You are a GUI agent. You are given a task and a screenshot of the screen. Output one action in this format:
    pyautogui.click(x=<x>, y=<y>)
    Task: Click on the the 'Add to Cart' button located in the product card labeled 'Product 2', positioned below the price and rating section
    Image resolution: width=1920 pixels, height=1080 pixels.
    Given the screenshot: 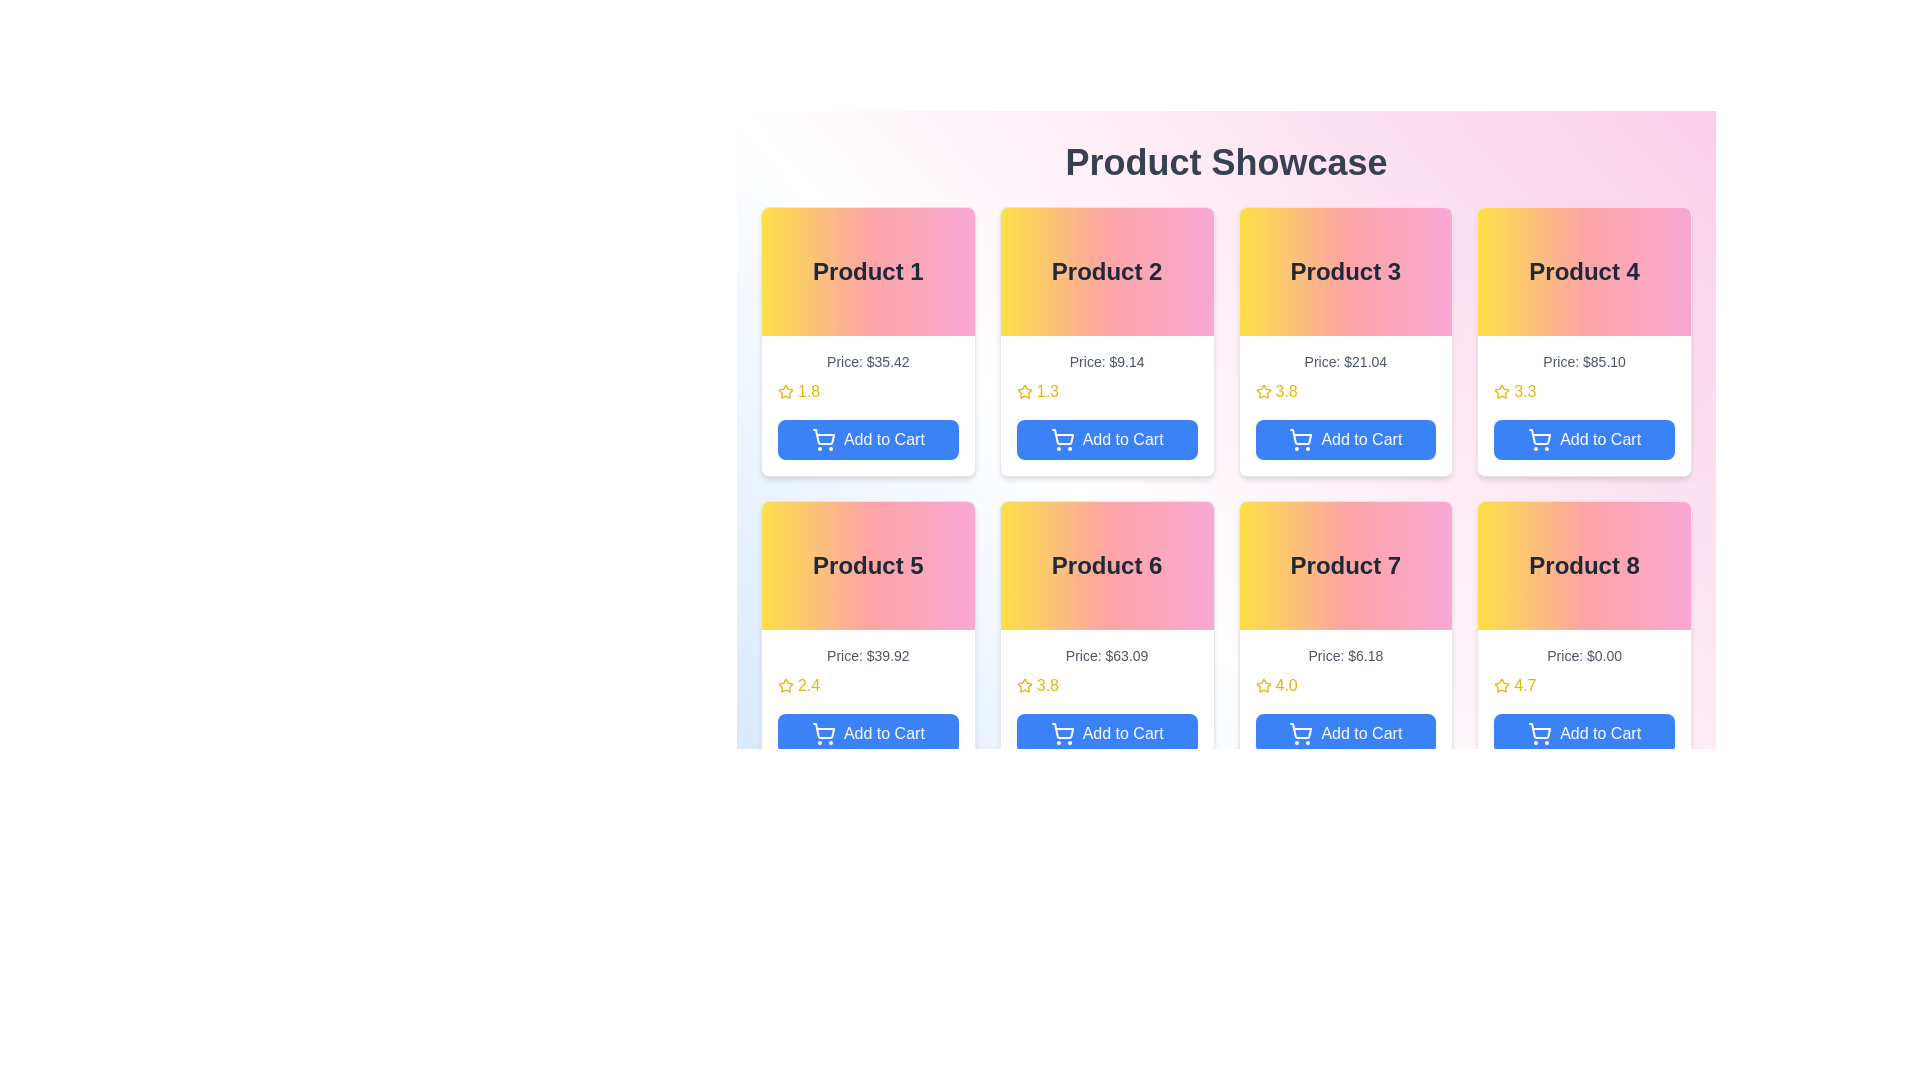 What is the action you would take?
    pyautogui.click(x=1106, y=438)
    